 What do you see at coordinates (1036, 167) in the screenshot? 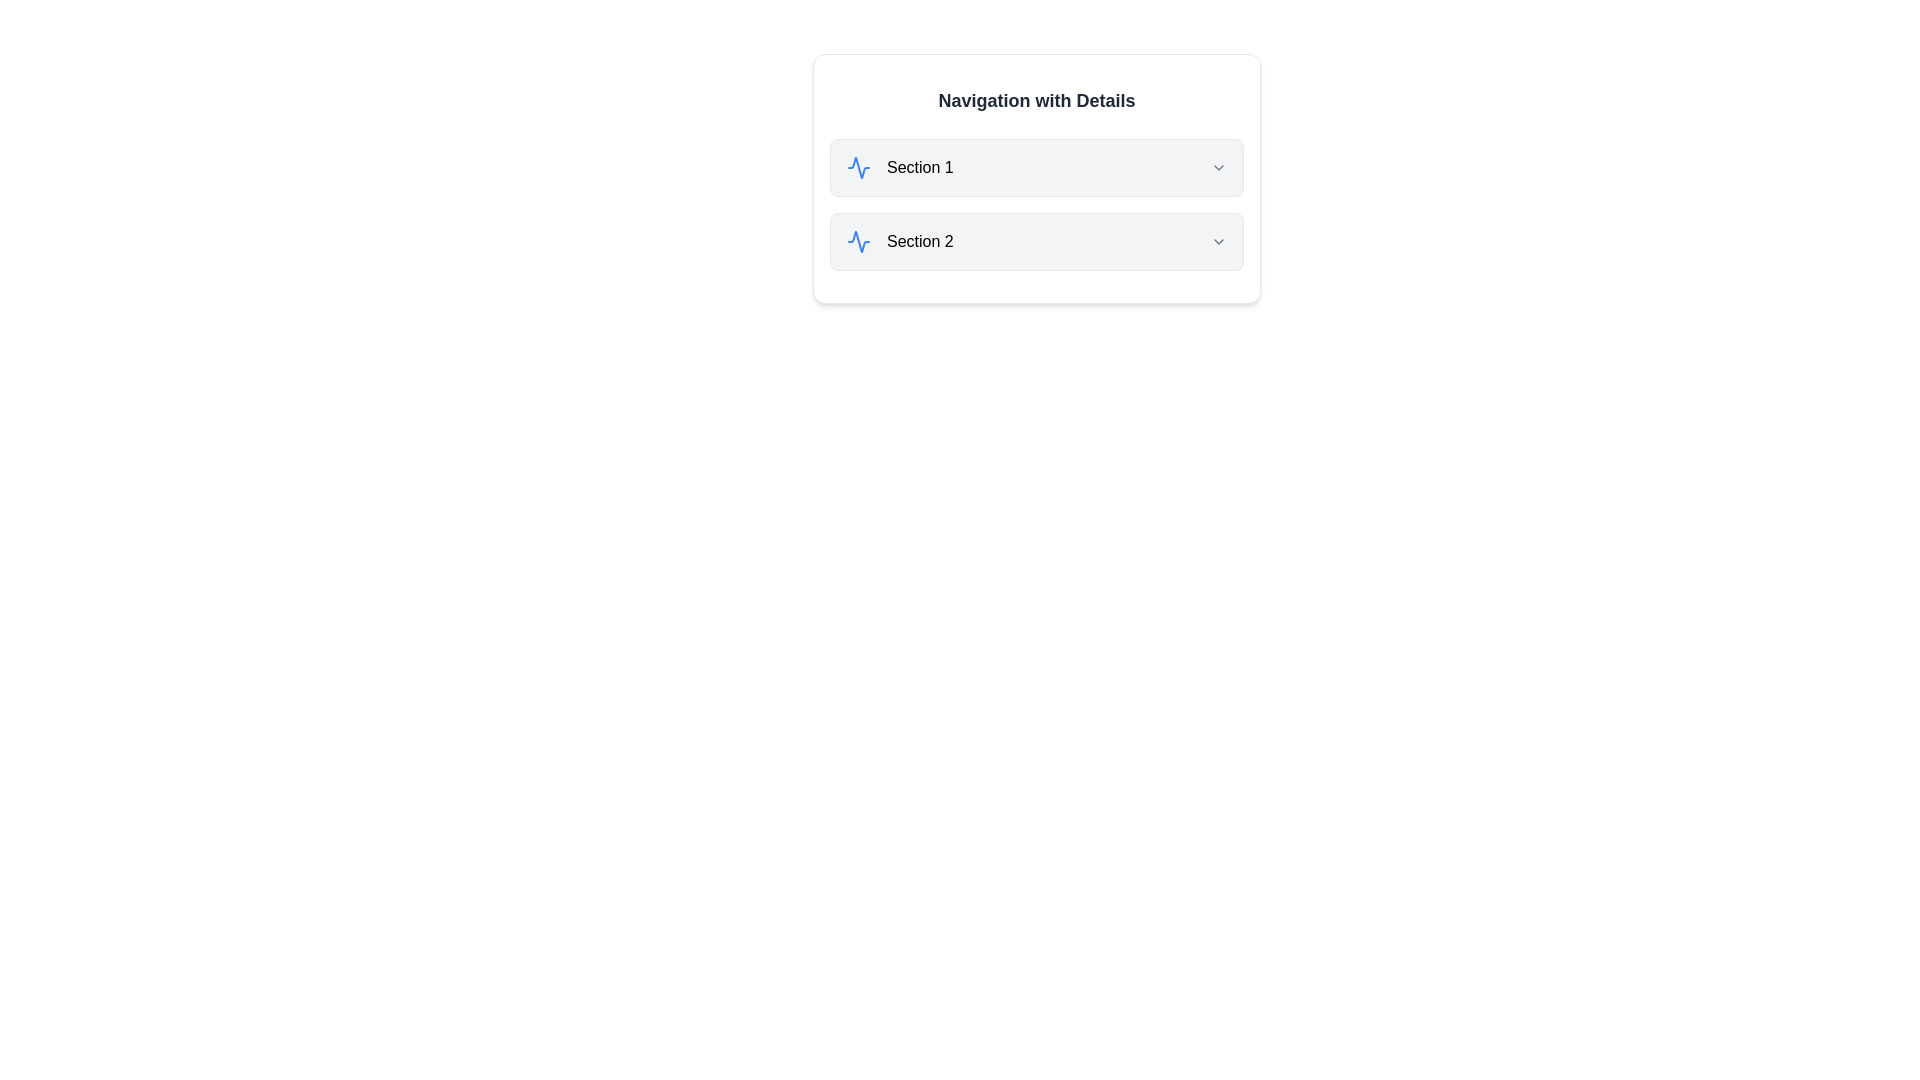
I see `the Collapsible header labeled 'Section 1'` at bounding box center [1036, 167].